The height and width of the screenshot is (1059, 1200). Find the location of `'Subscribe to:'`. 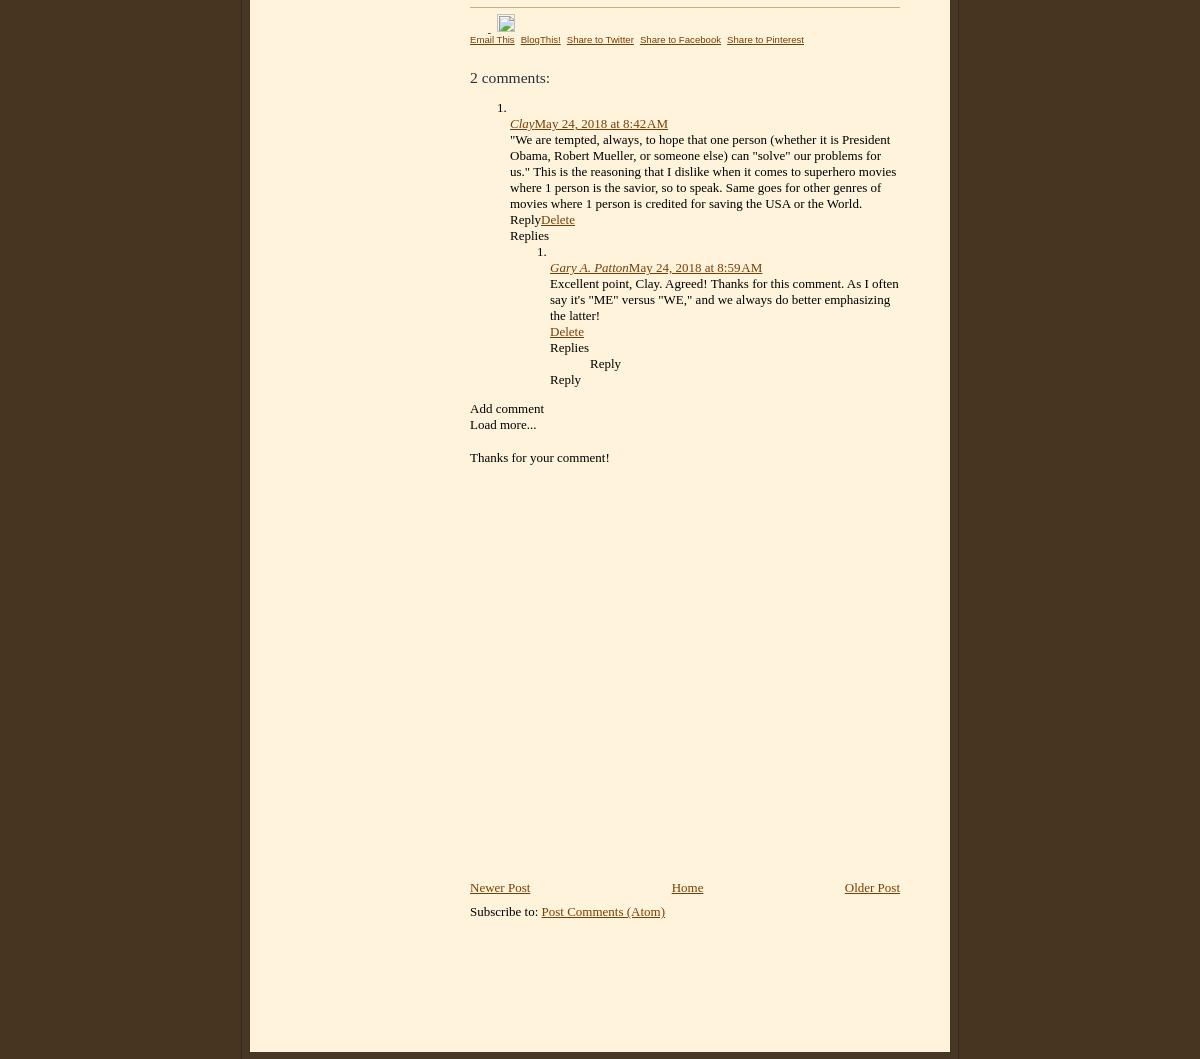

'Subscribe to:' is located at coordinates (504, 911).